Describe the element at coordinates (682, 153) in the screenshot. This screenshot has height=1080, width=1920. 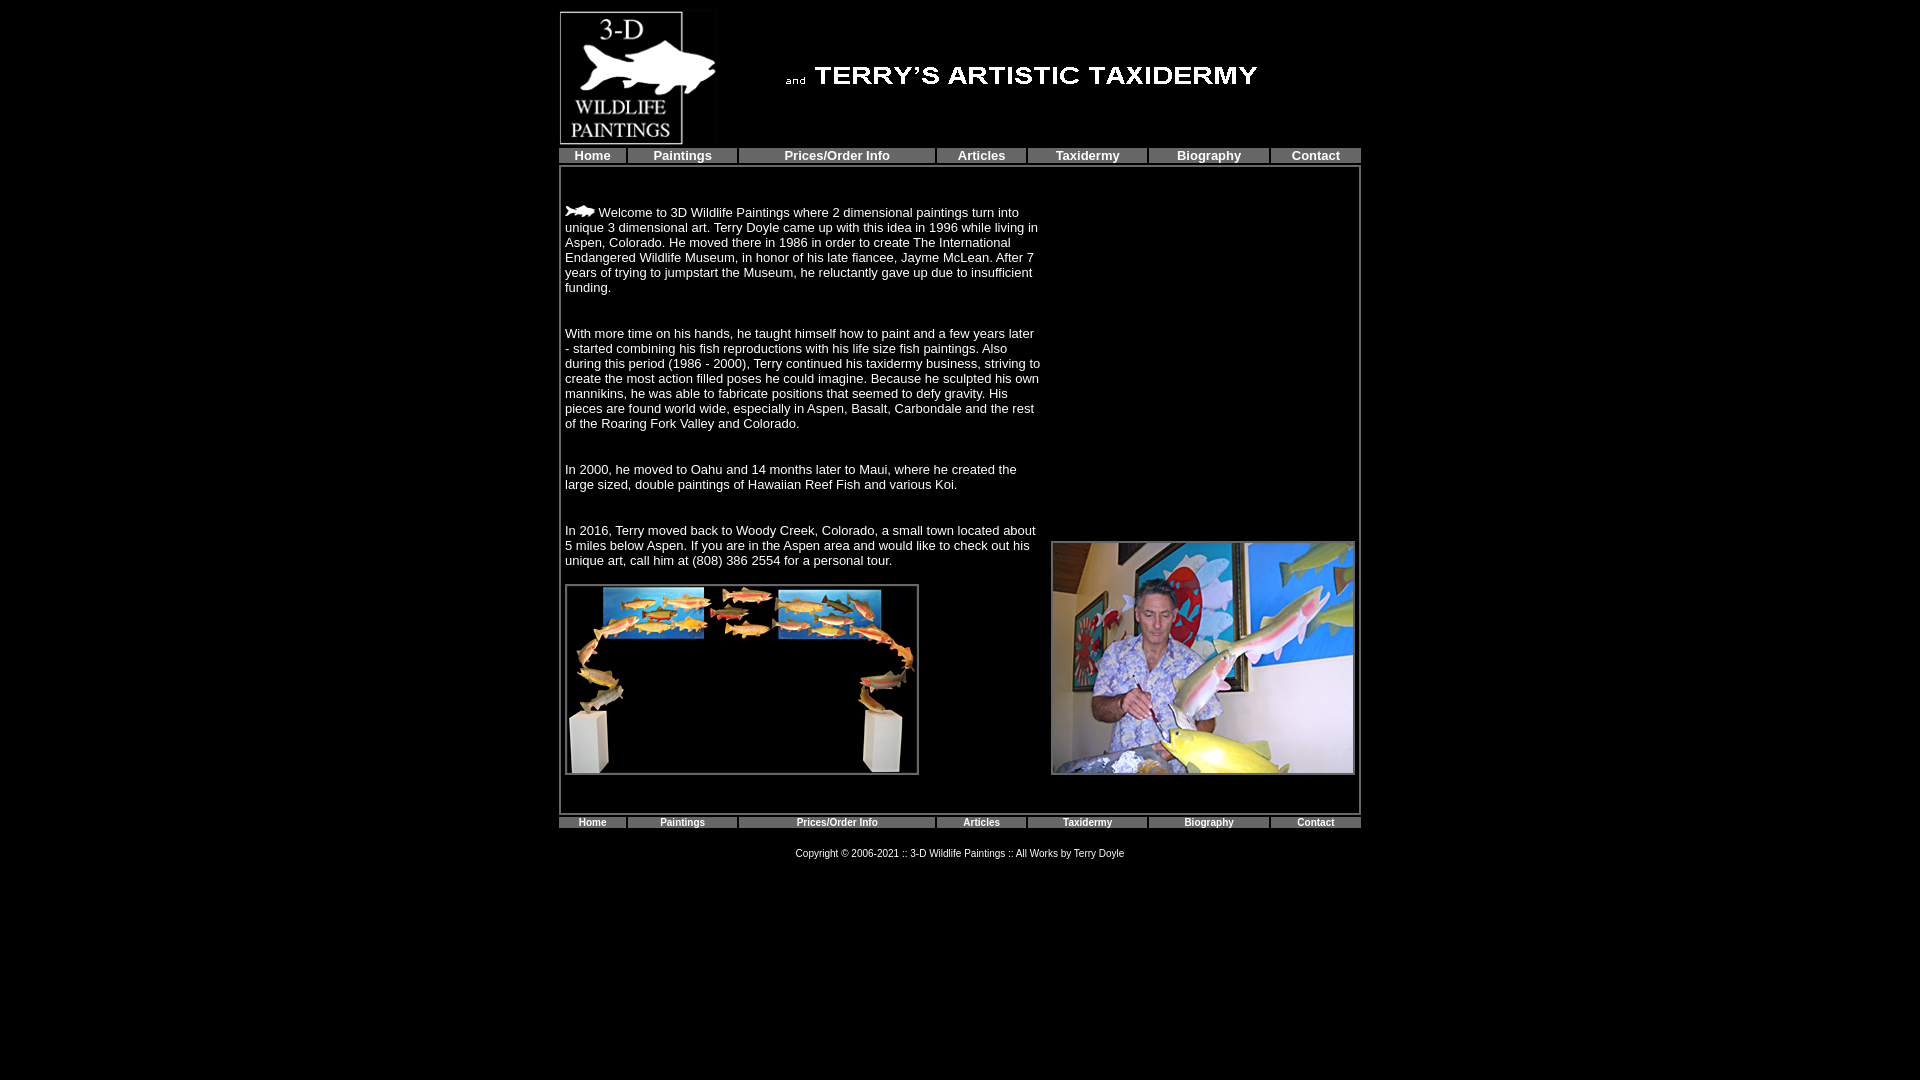
I see `'Paintings'` at that location.